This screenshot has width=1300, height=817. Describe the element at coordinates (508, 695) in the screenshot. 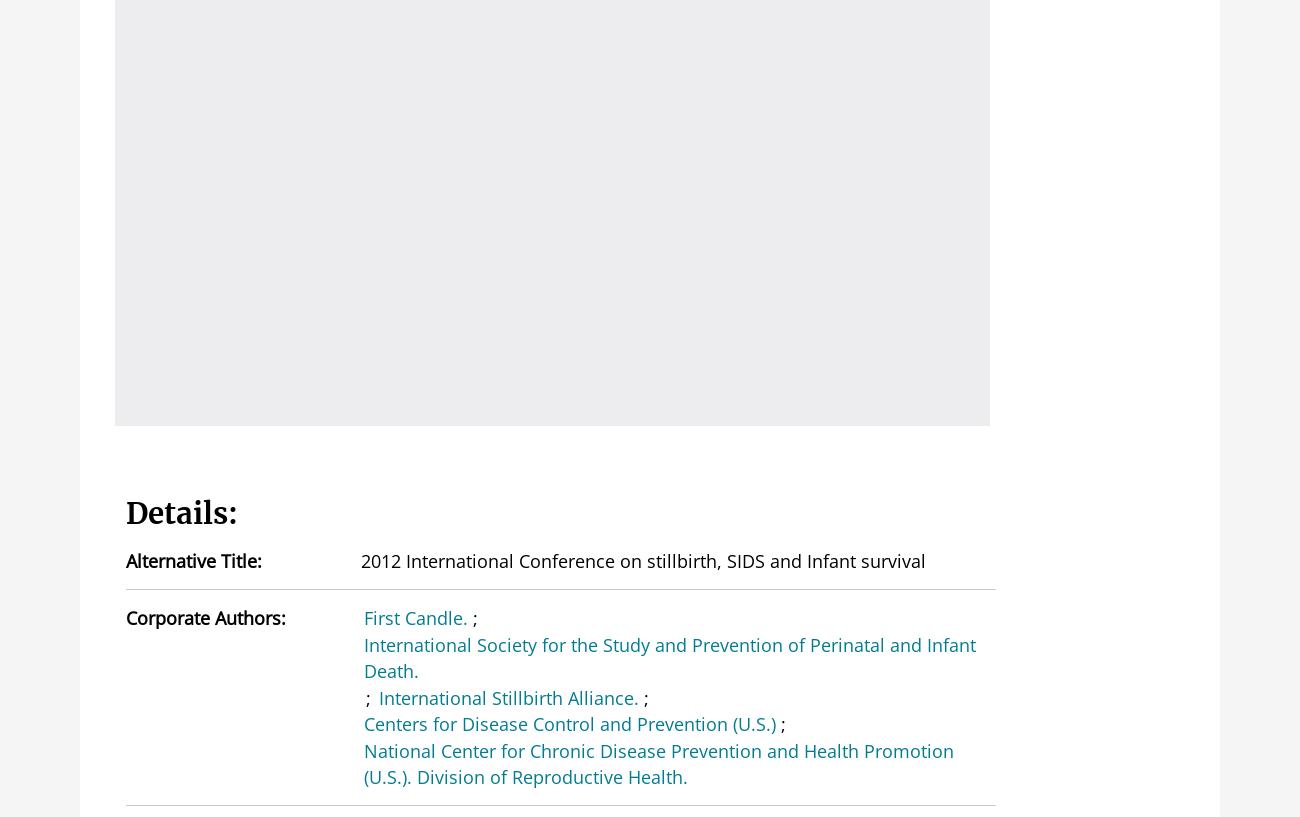

I see `'International Stillbirth Alliance.'` at that location.